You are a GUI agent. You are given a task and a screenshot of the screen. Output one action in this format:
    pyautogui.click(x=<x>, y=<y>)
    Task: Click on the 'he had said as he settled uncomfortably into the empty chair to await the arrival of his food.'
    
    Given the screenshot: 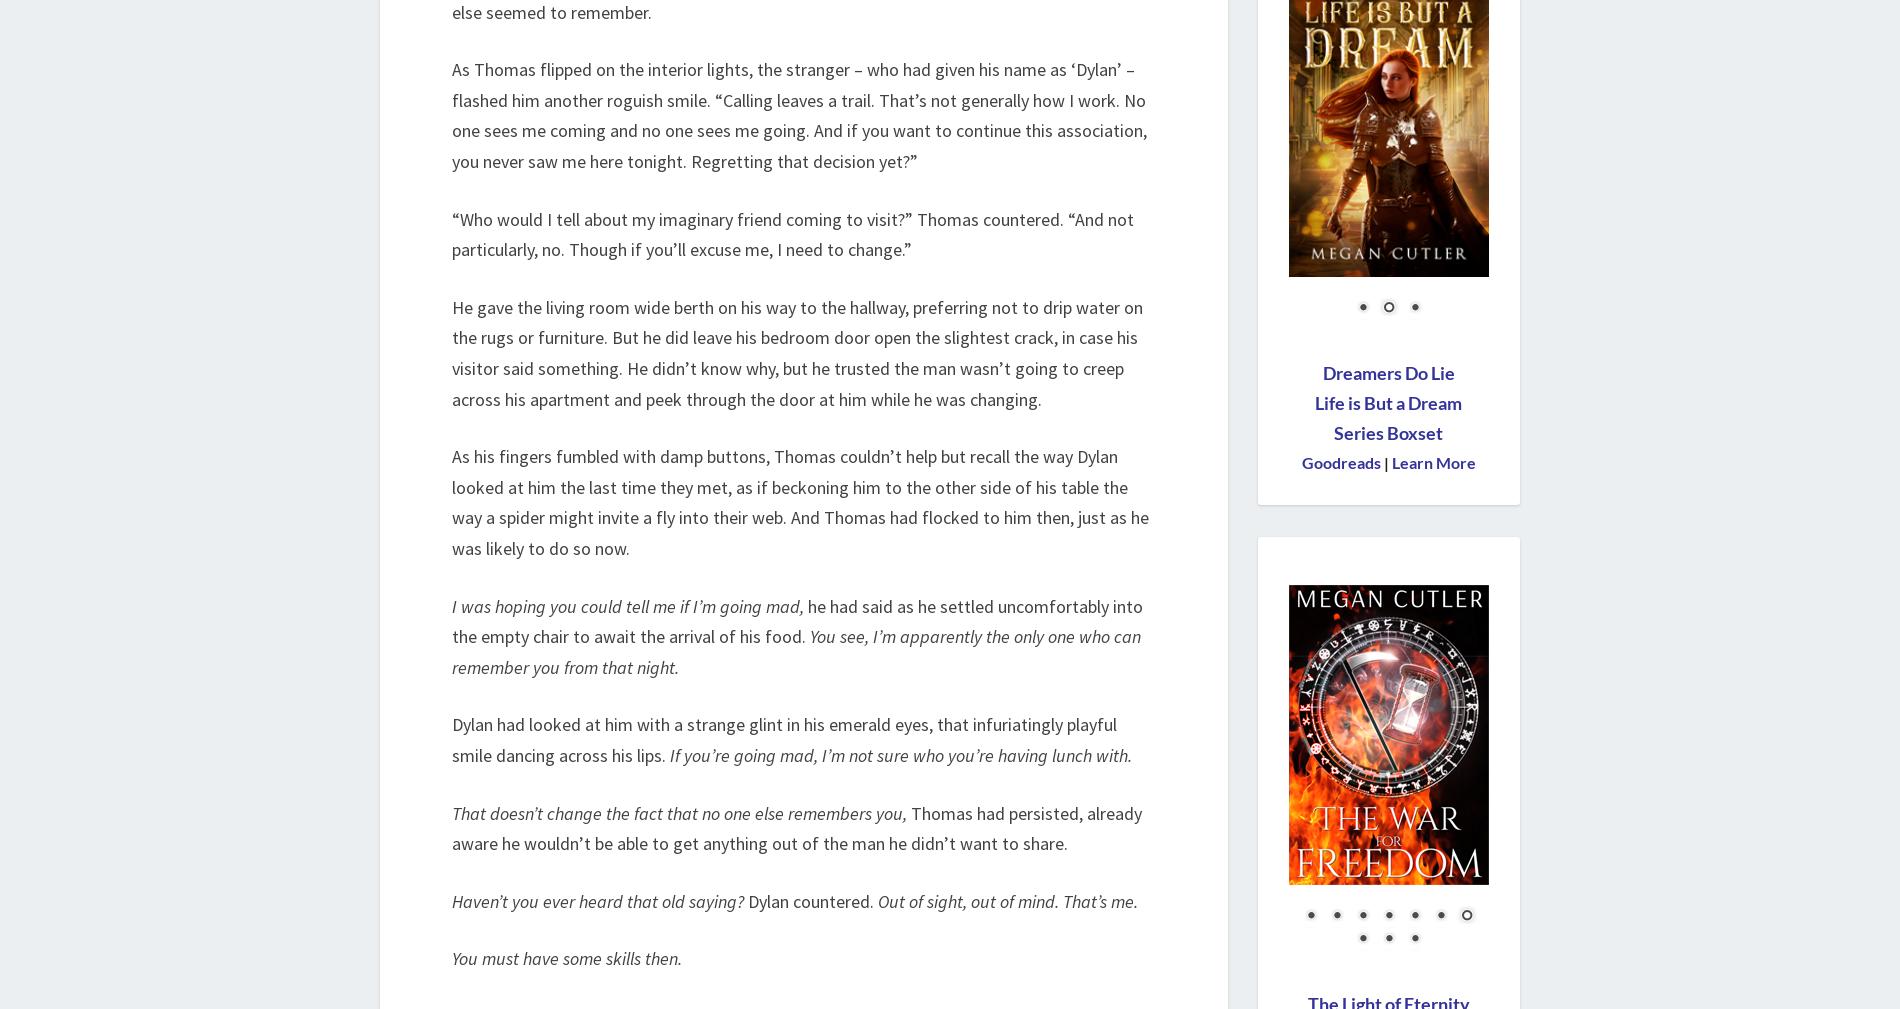 What is the action you would take?
    pyautogui.click(x=796, y=621)
    